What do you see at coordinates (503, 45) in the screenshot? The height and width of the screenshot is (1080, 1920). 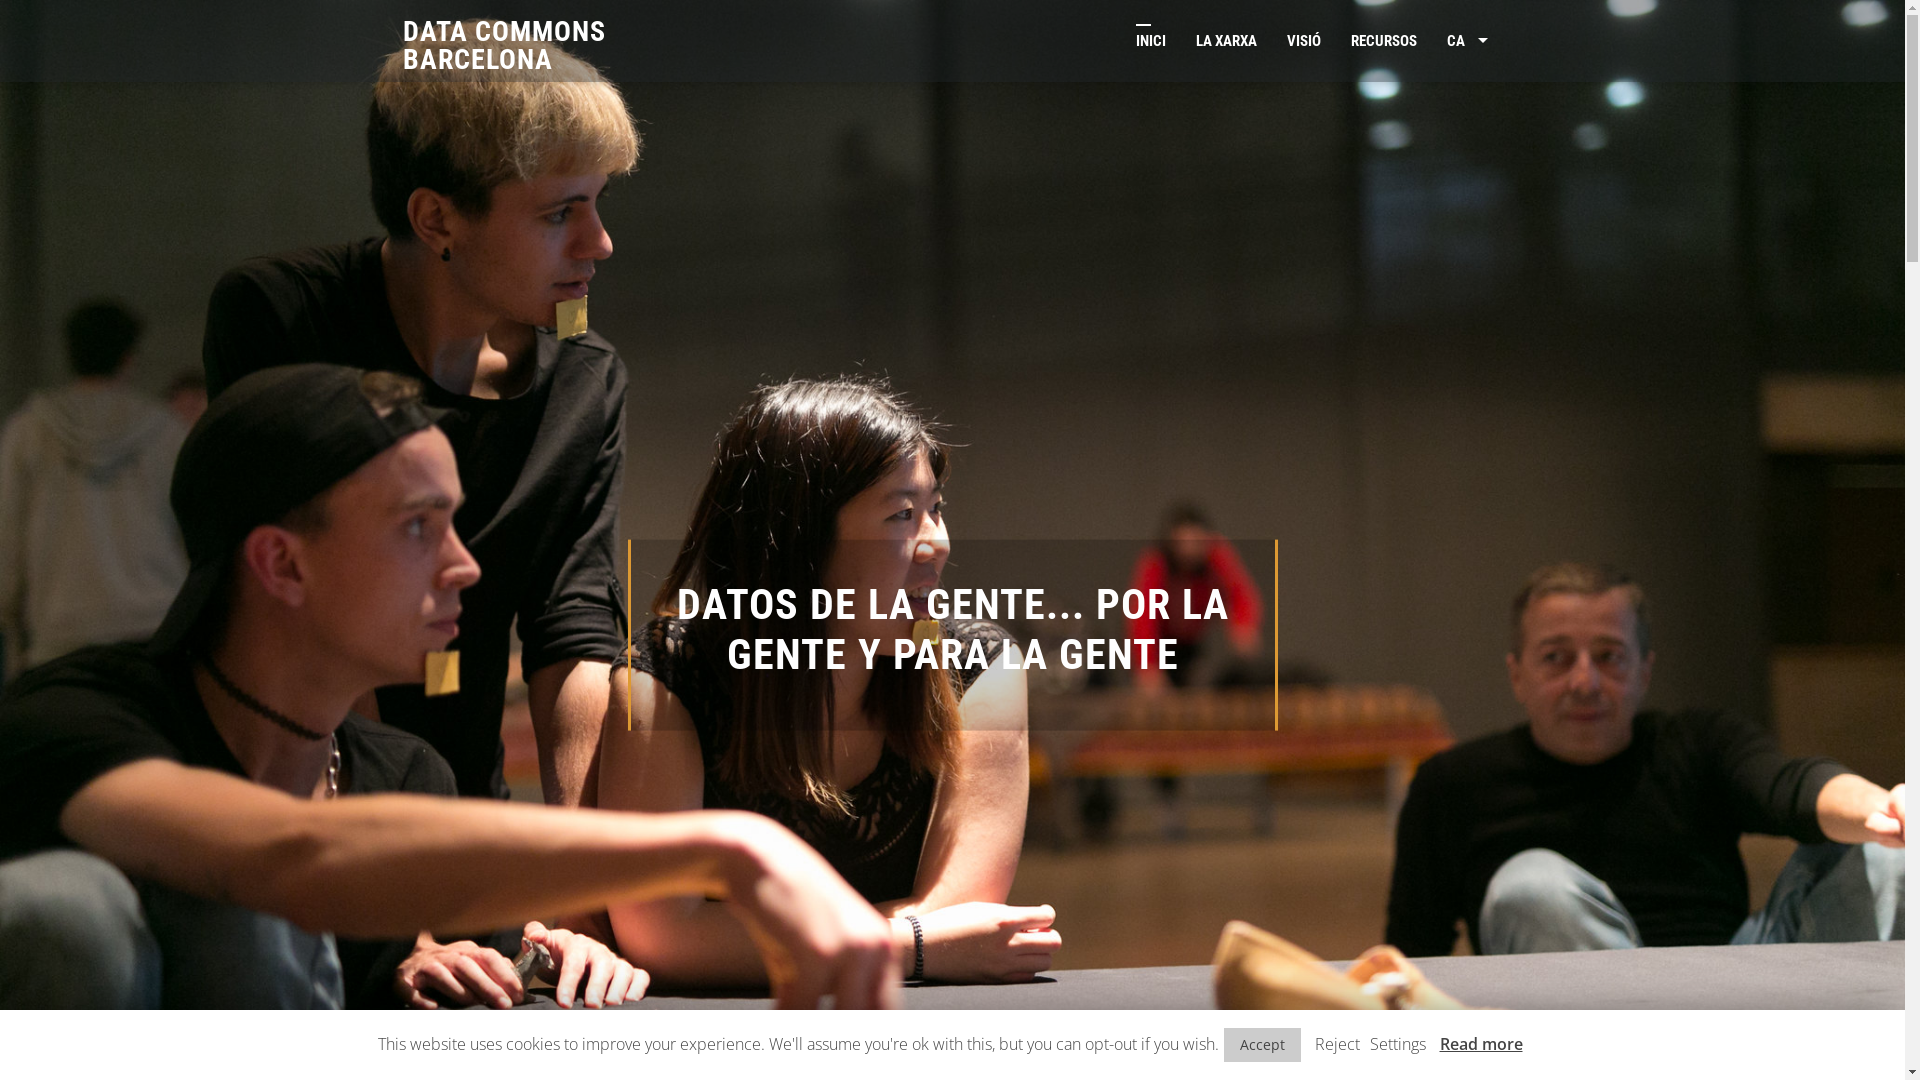 I see `'DATA COMMONS BARCELONA'` at bounding box center [503, 45].